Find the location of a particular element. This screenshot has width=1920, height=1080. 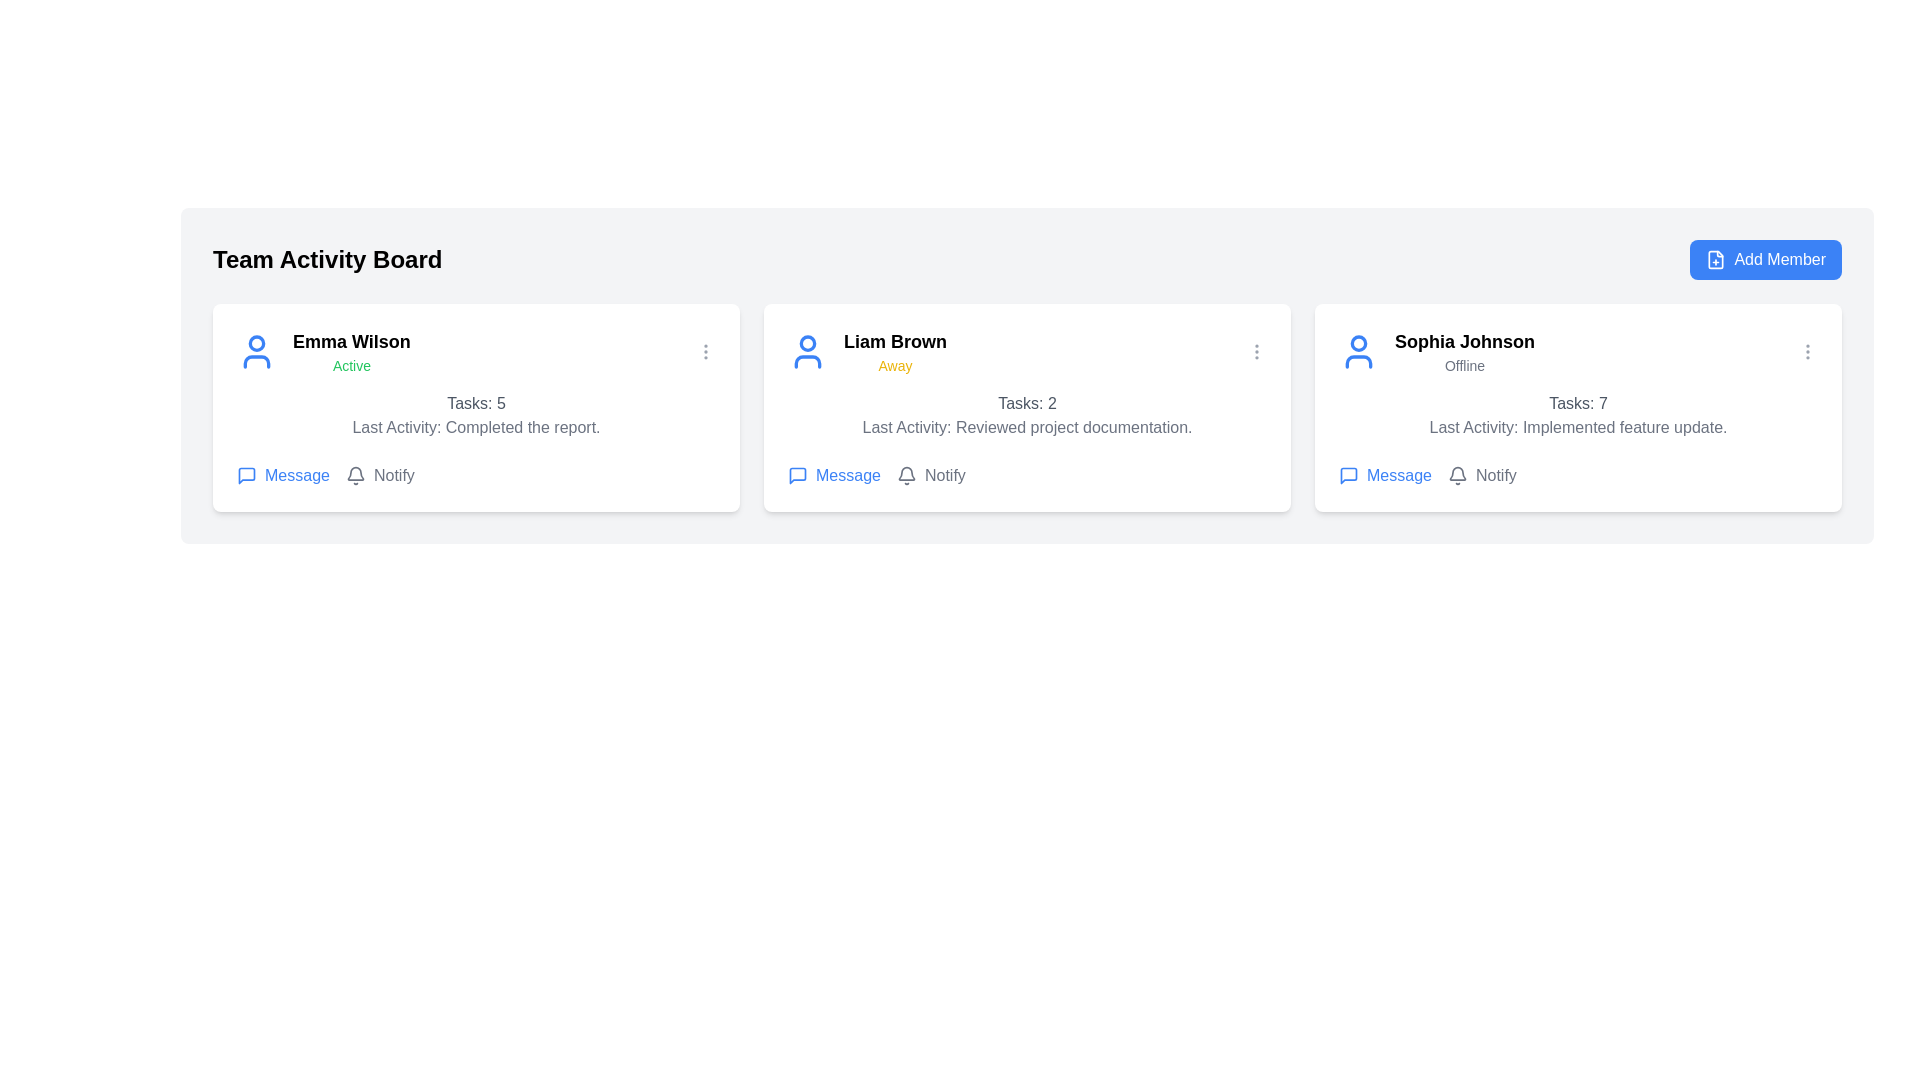

the Icon button for 'Sophia Johnson' located at the bottom of her profile card is located at coordinates (1348, 475).